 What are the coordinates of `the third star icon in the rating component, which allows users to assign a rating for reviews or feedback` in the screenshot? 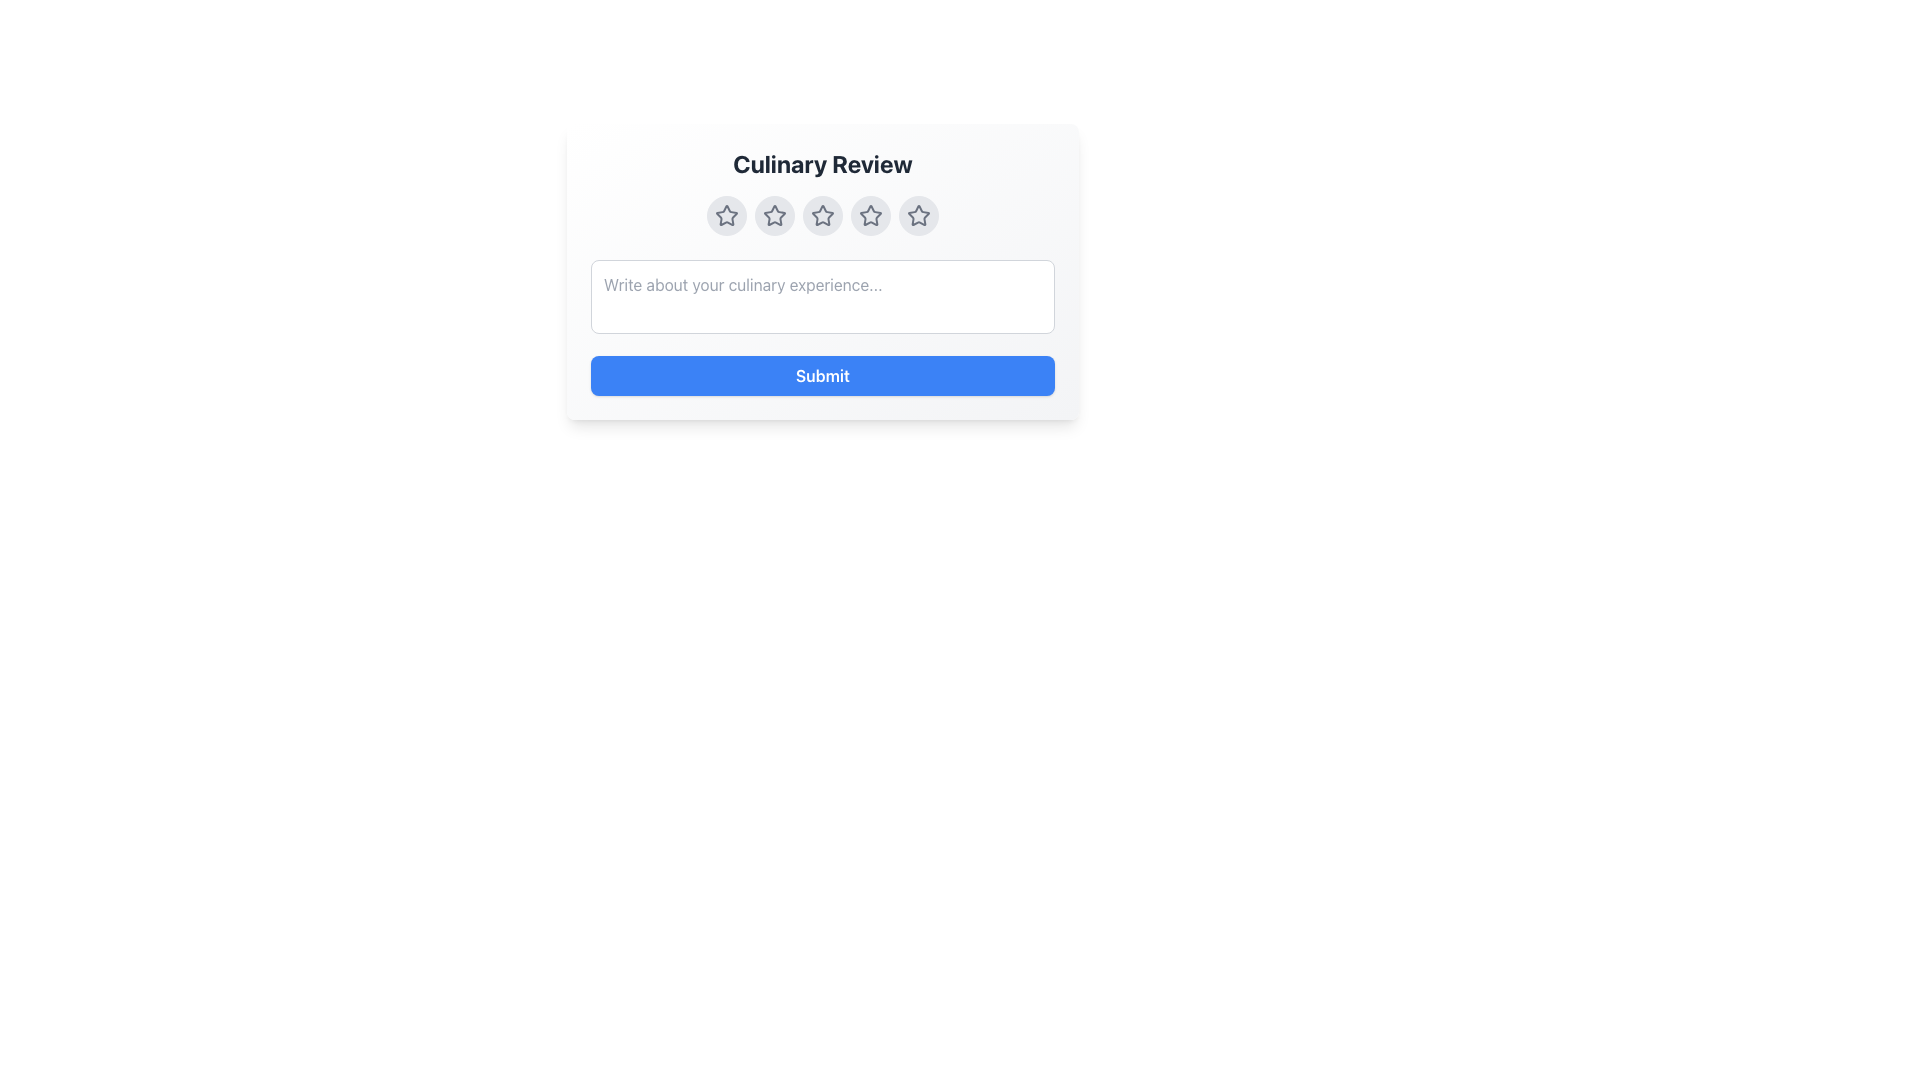 It's located at (822, 215).